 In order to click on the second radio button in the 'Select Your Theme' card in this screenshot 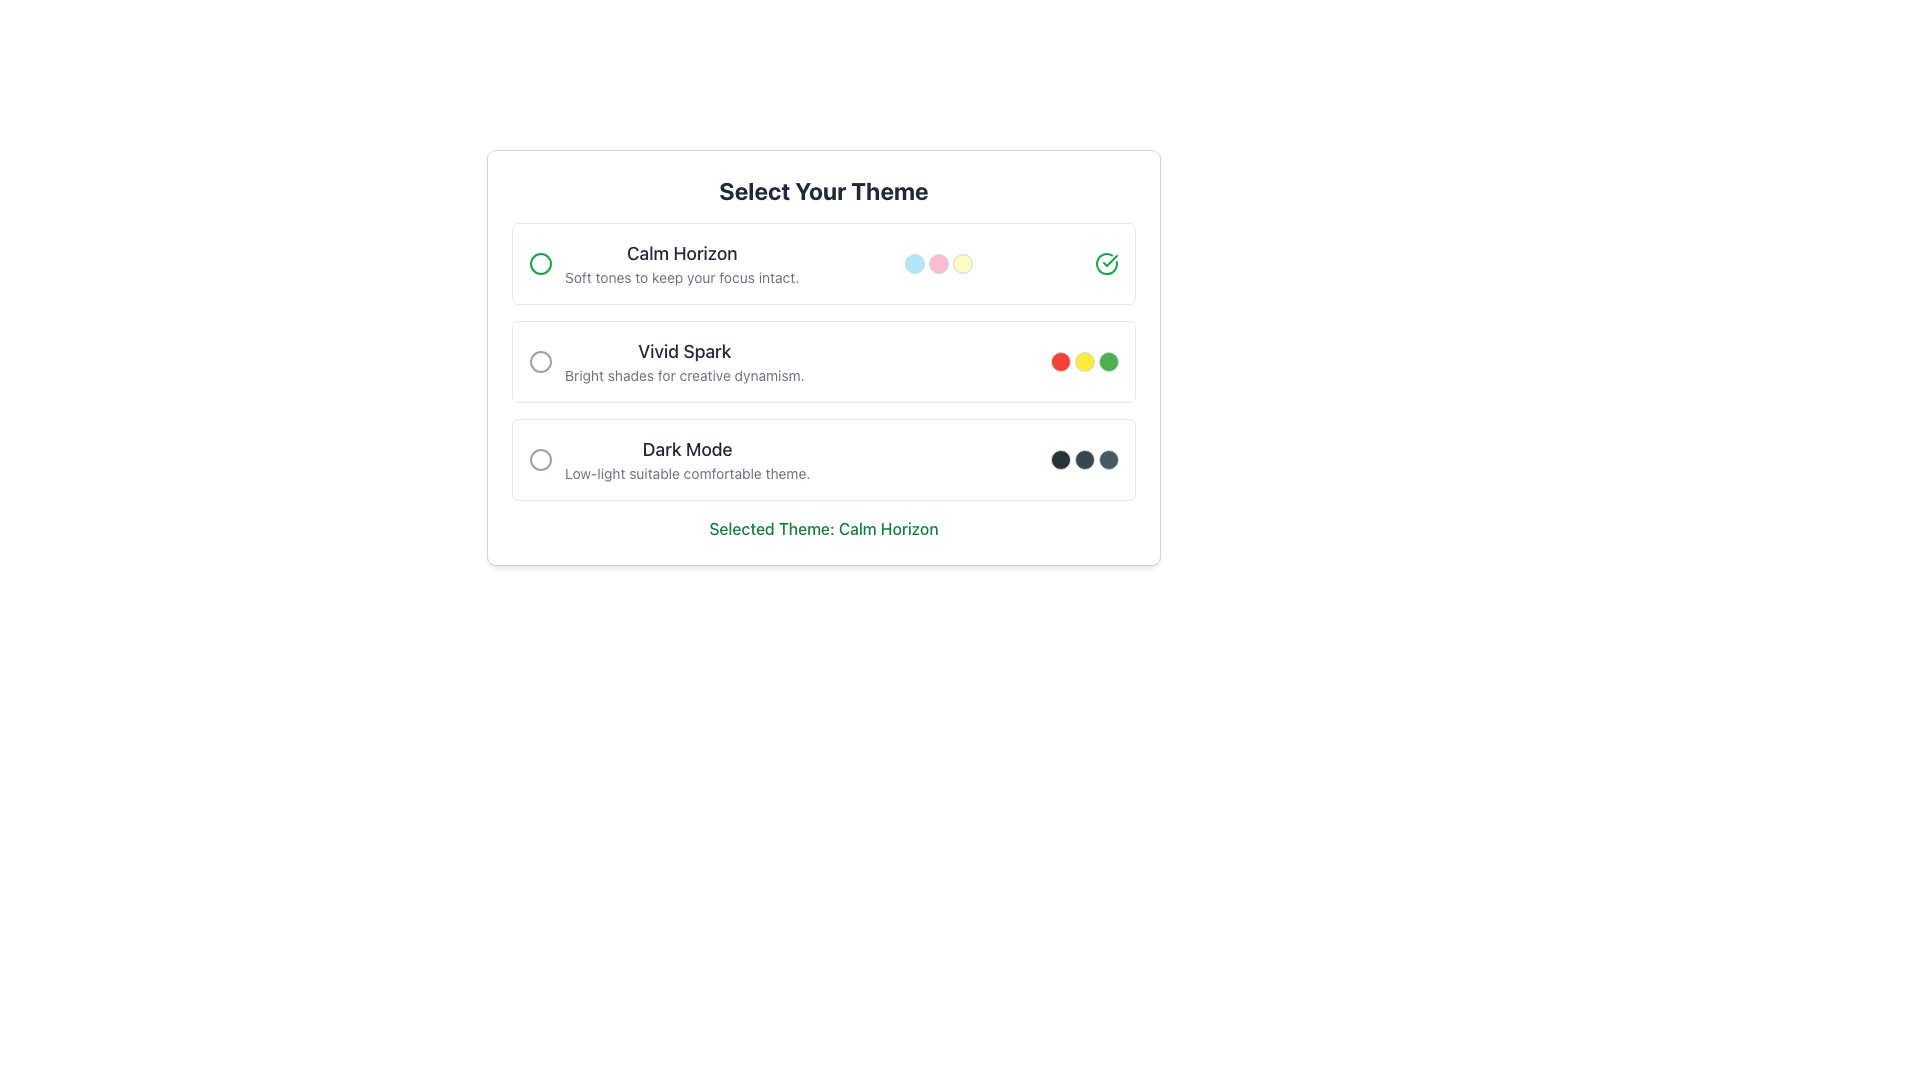, I will do `click(824, 362)`.